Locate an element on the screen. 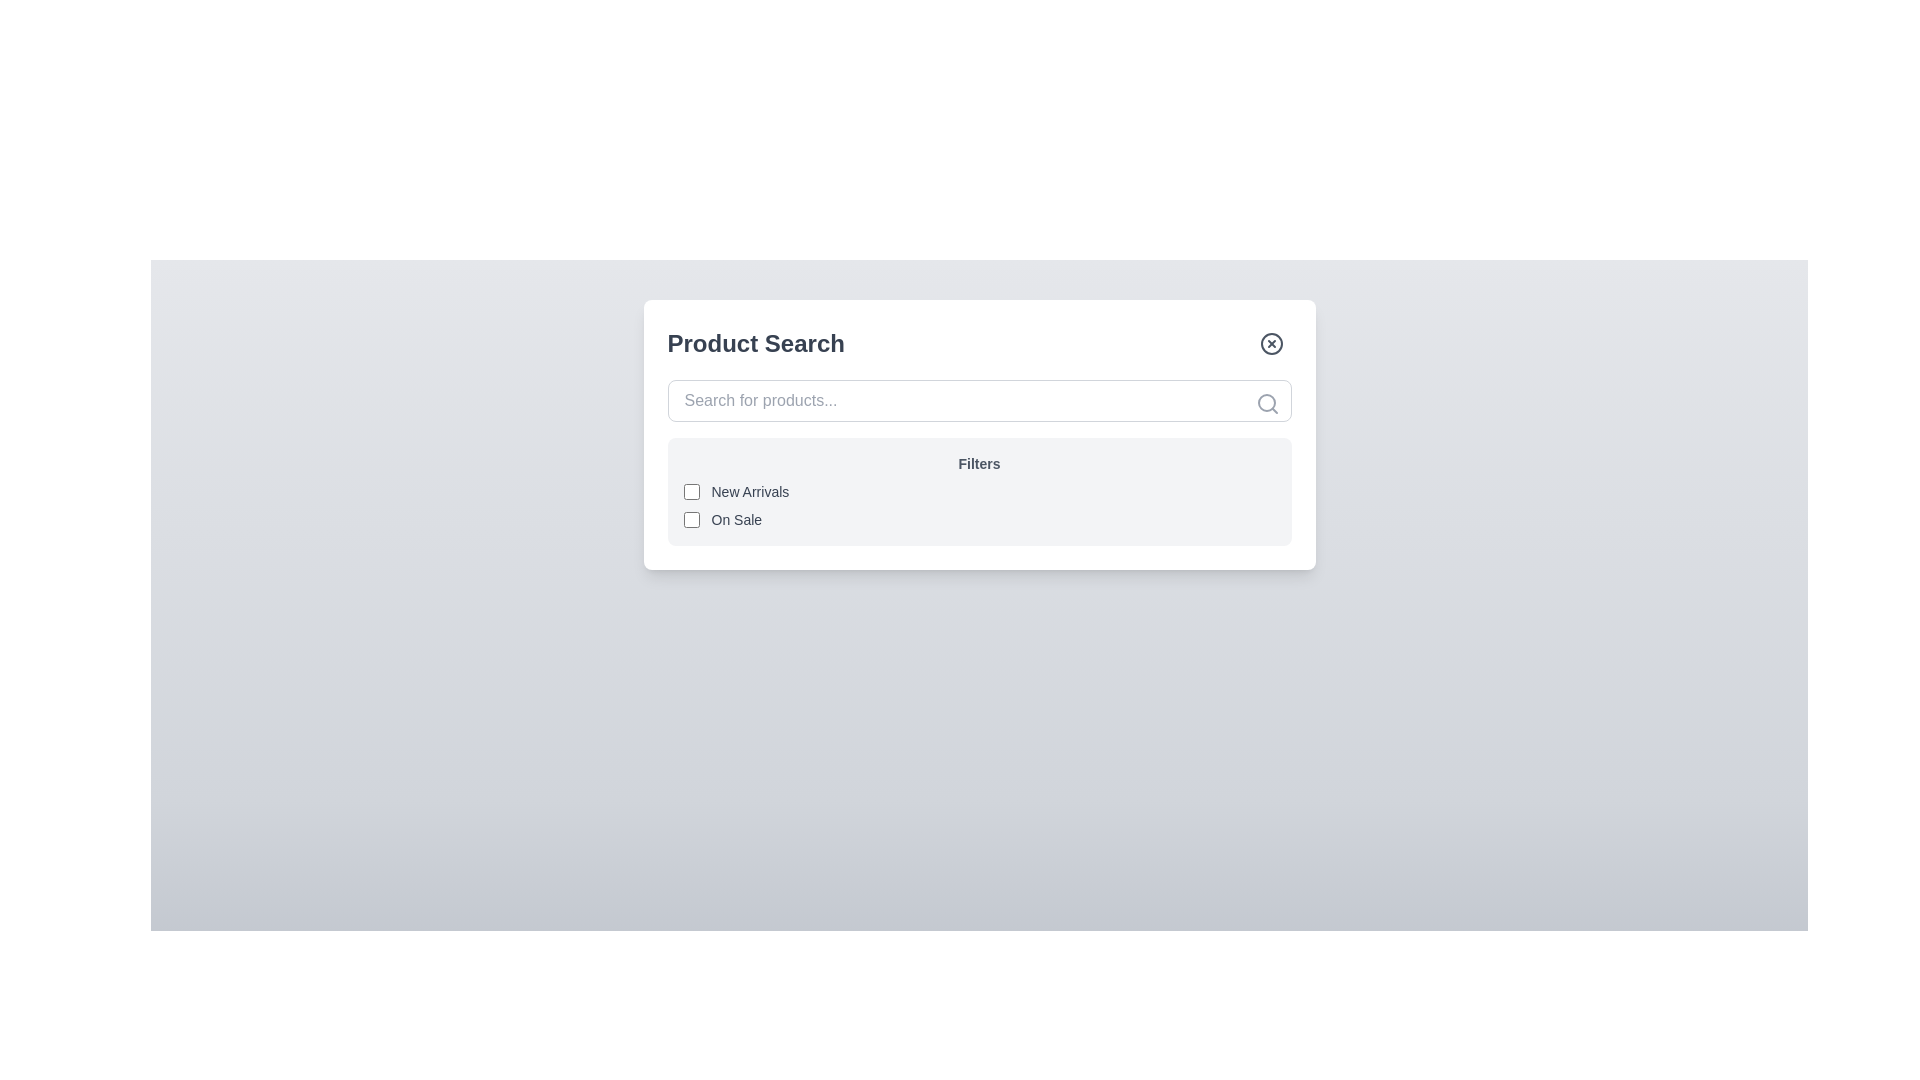 The image size is (1920, 1080). the small circular gray button with a cross symbol inside it located at the top-right corner of the 'Product Search' card is located at coordinates (1270, 342).